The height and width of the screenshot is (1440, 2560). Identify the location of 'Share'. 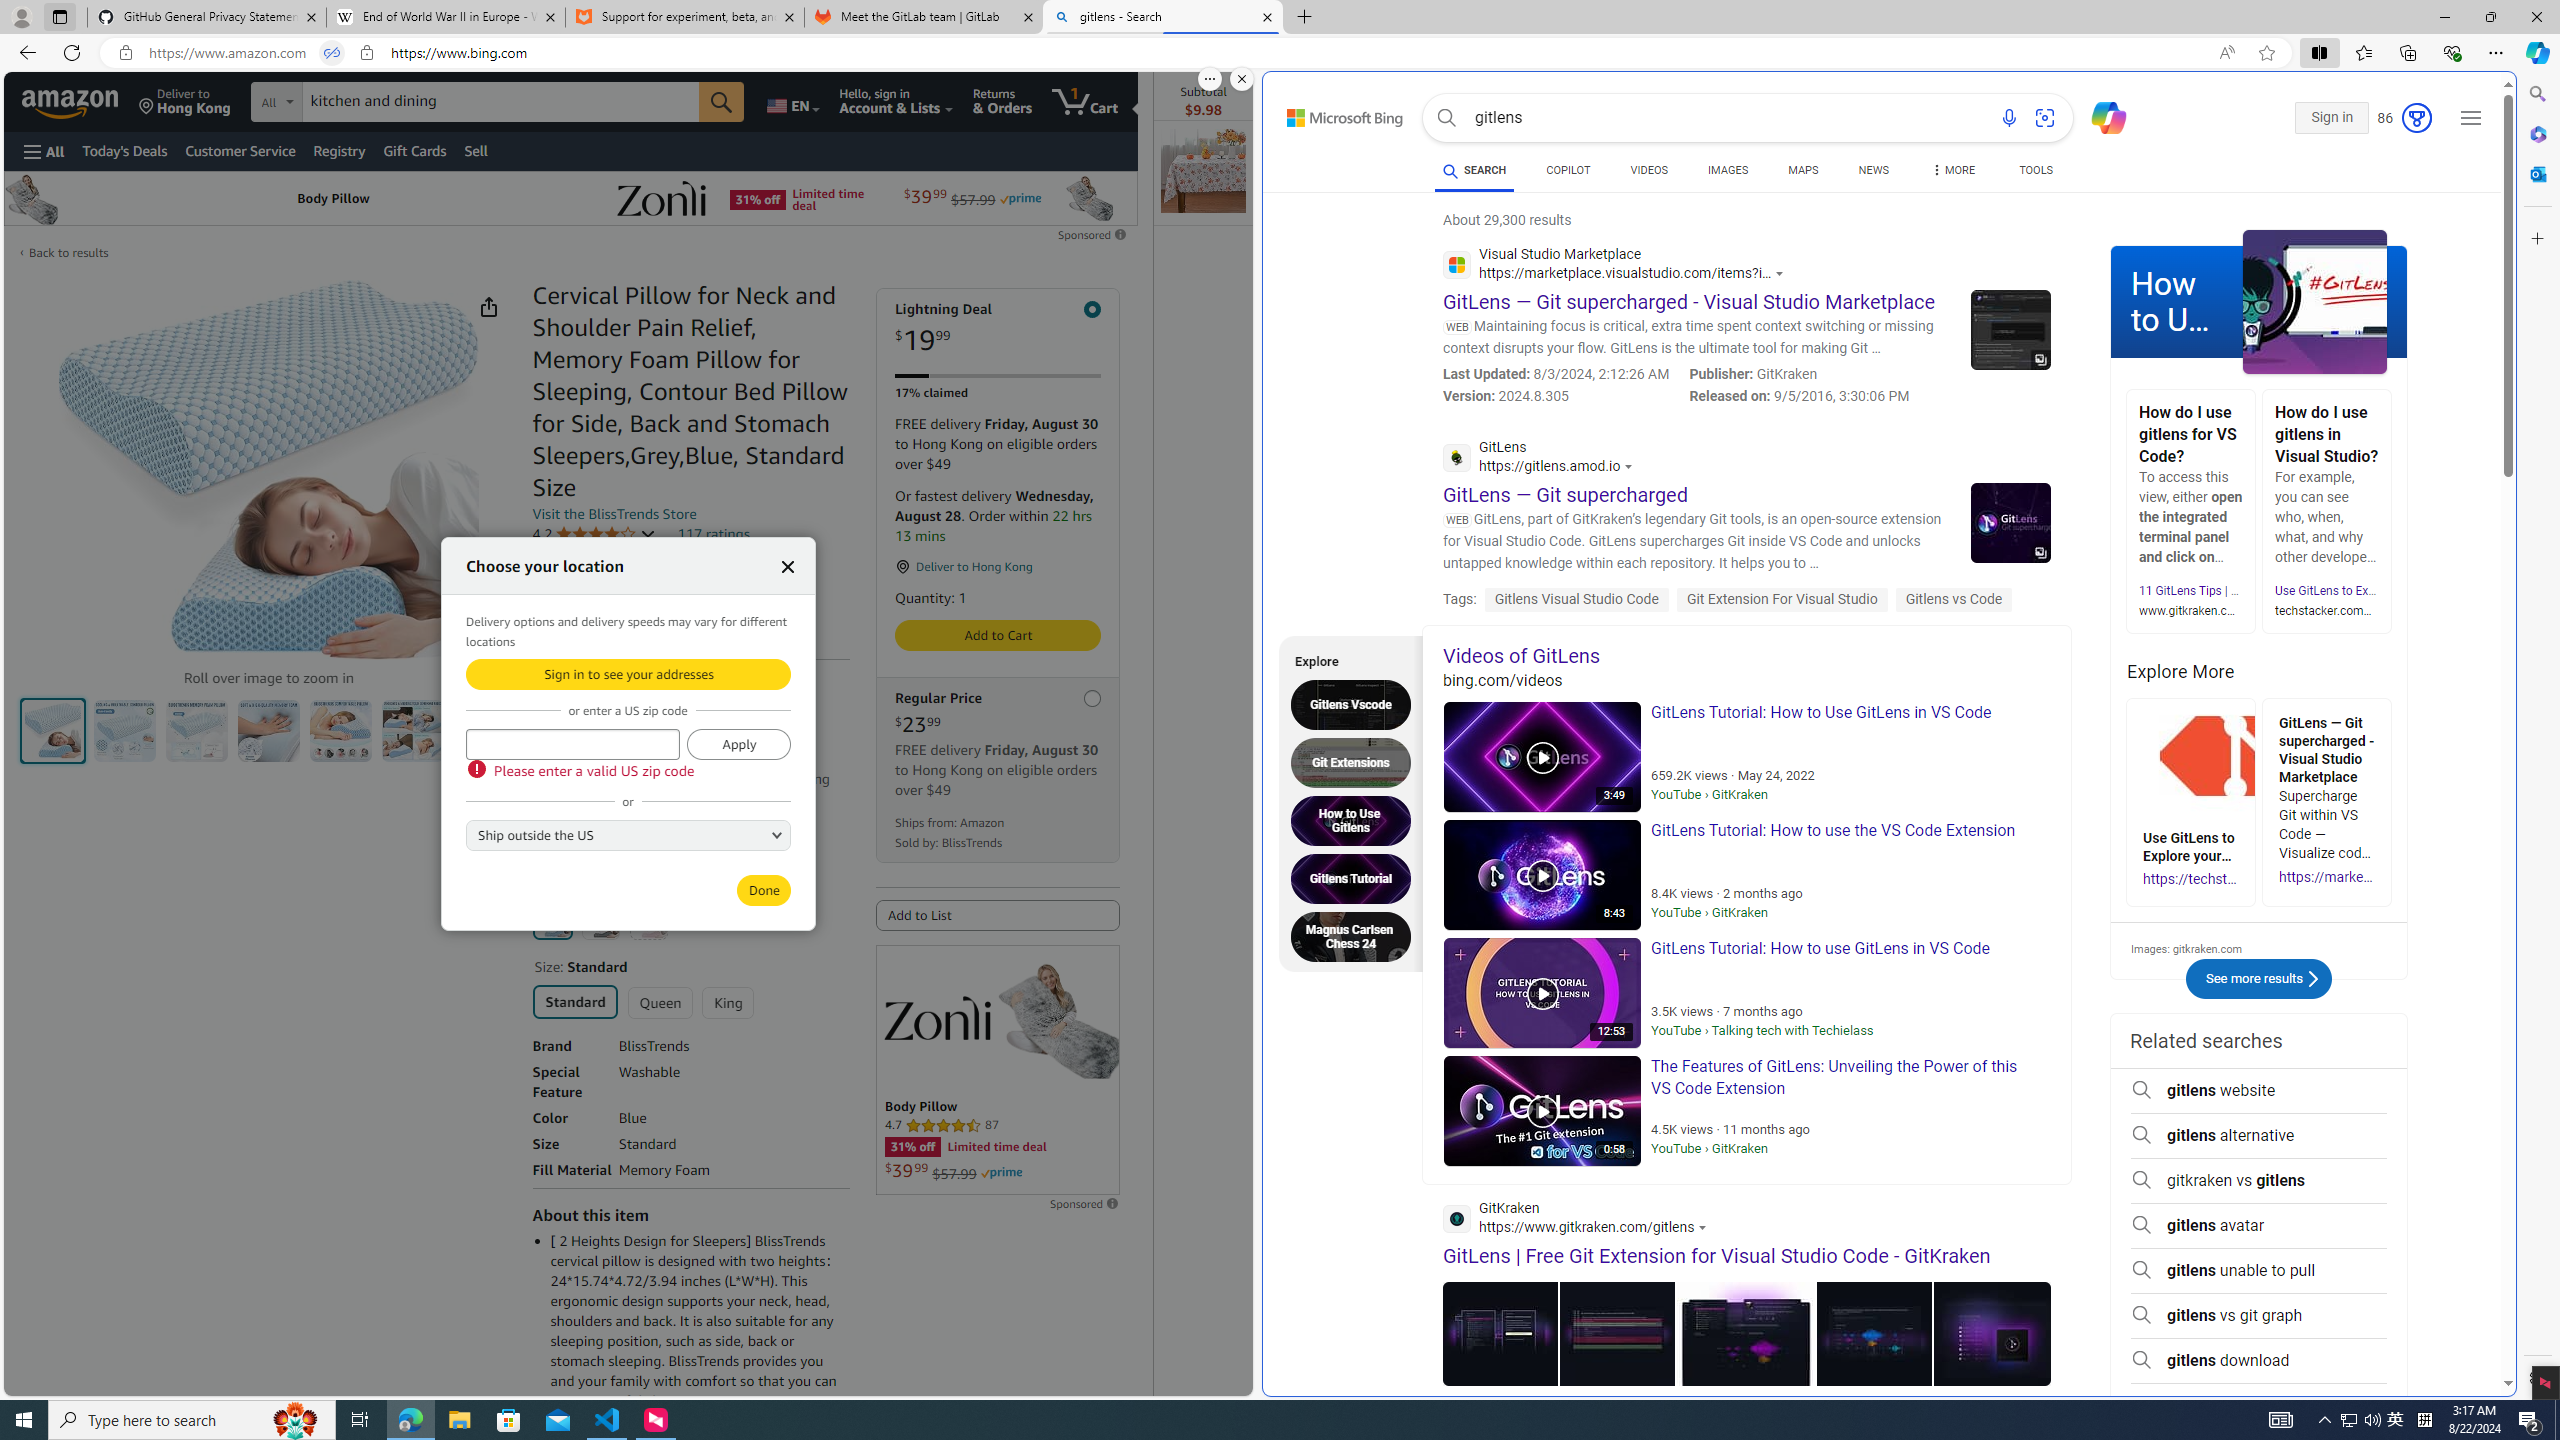
(488, 306).